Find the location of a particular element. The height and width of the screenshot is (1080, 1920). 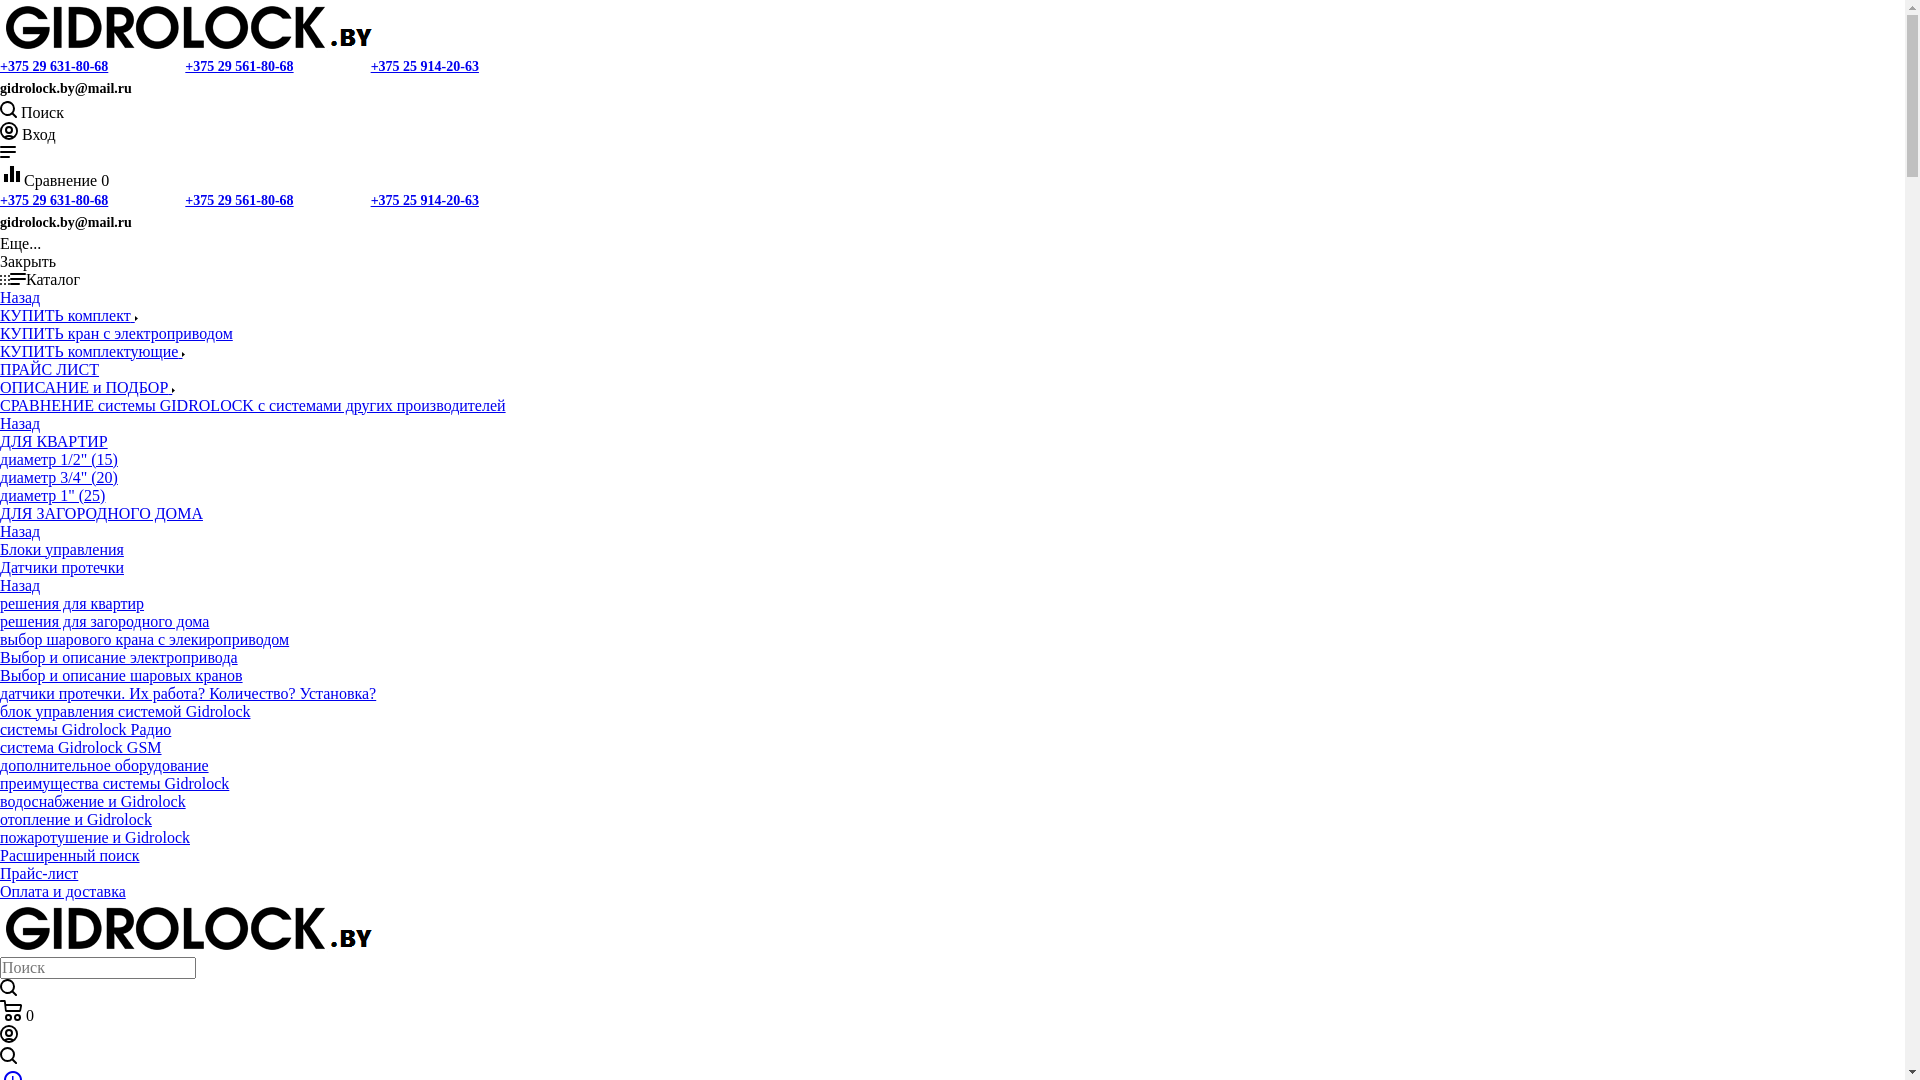

'+375 29 561-80-68' is located at coordinates (239, 200).